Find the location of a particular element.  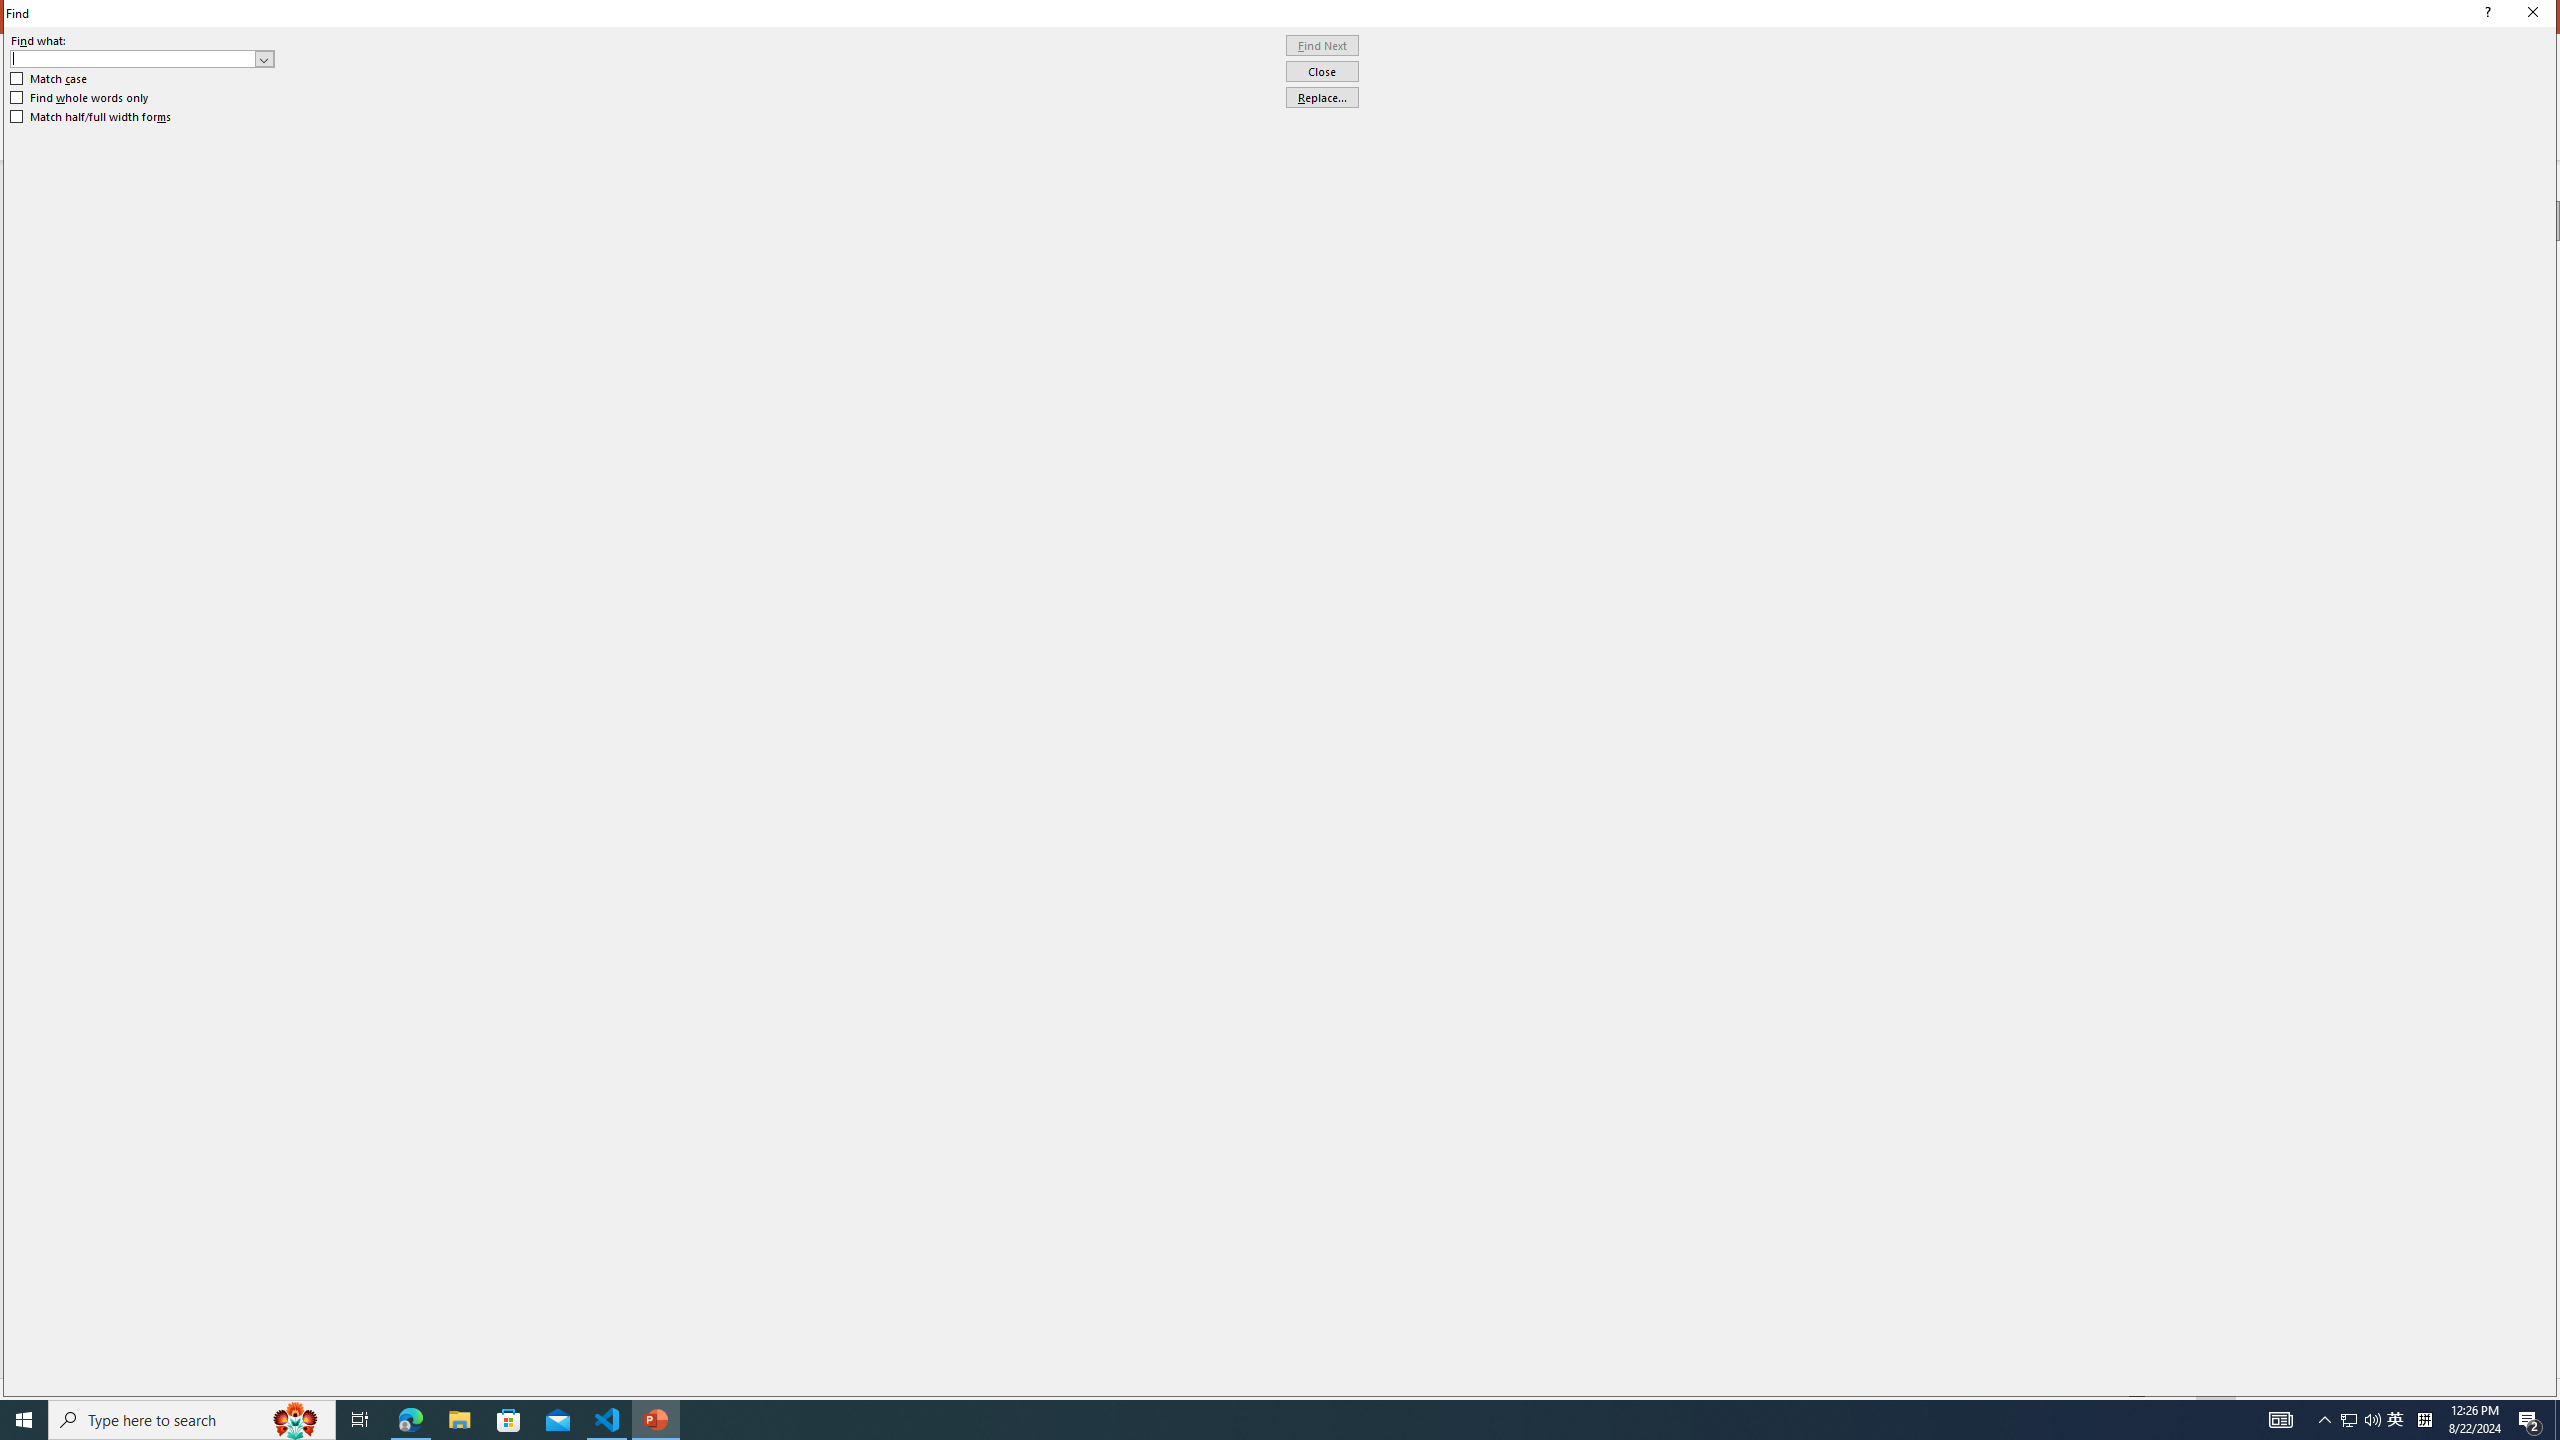

'Find what' is located at coordinates (142, 58).